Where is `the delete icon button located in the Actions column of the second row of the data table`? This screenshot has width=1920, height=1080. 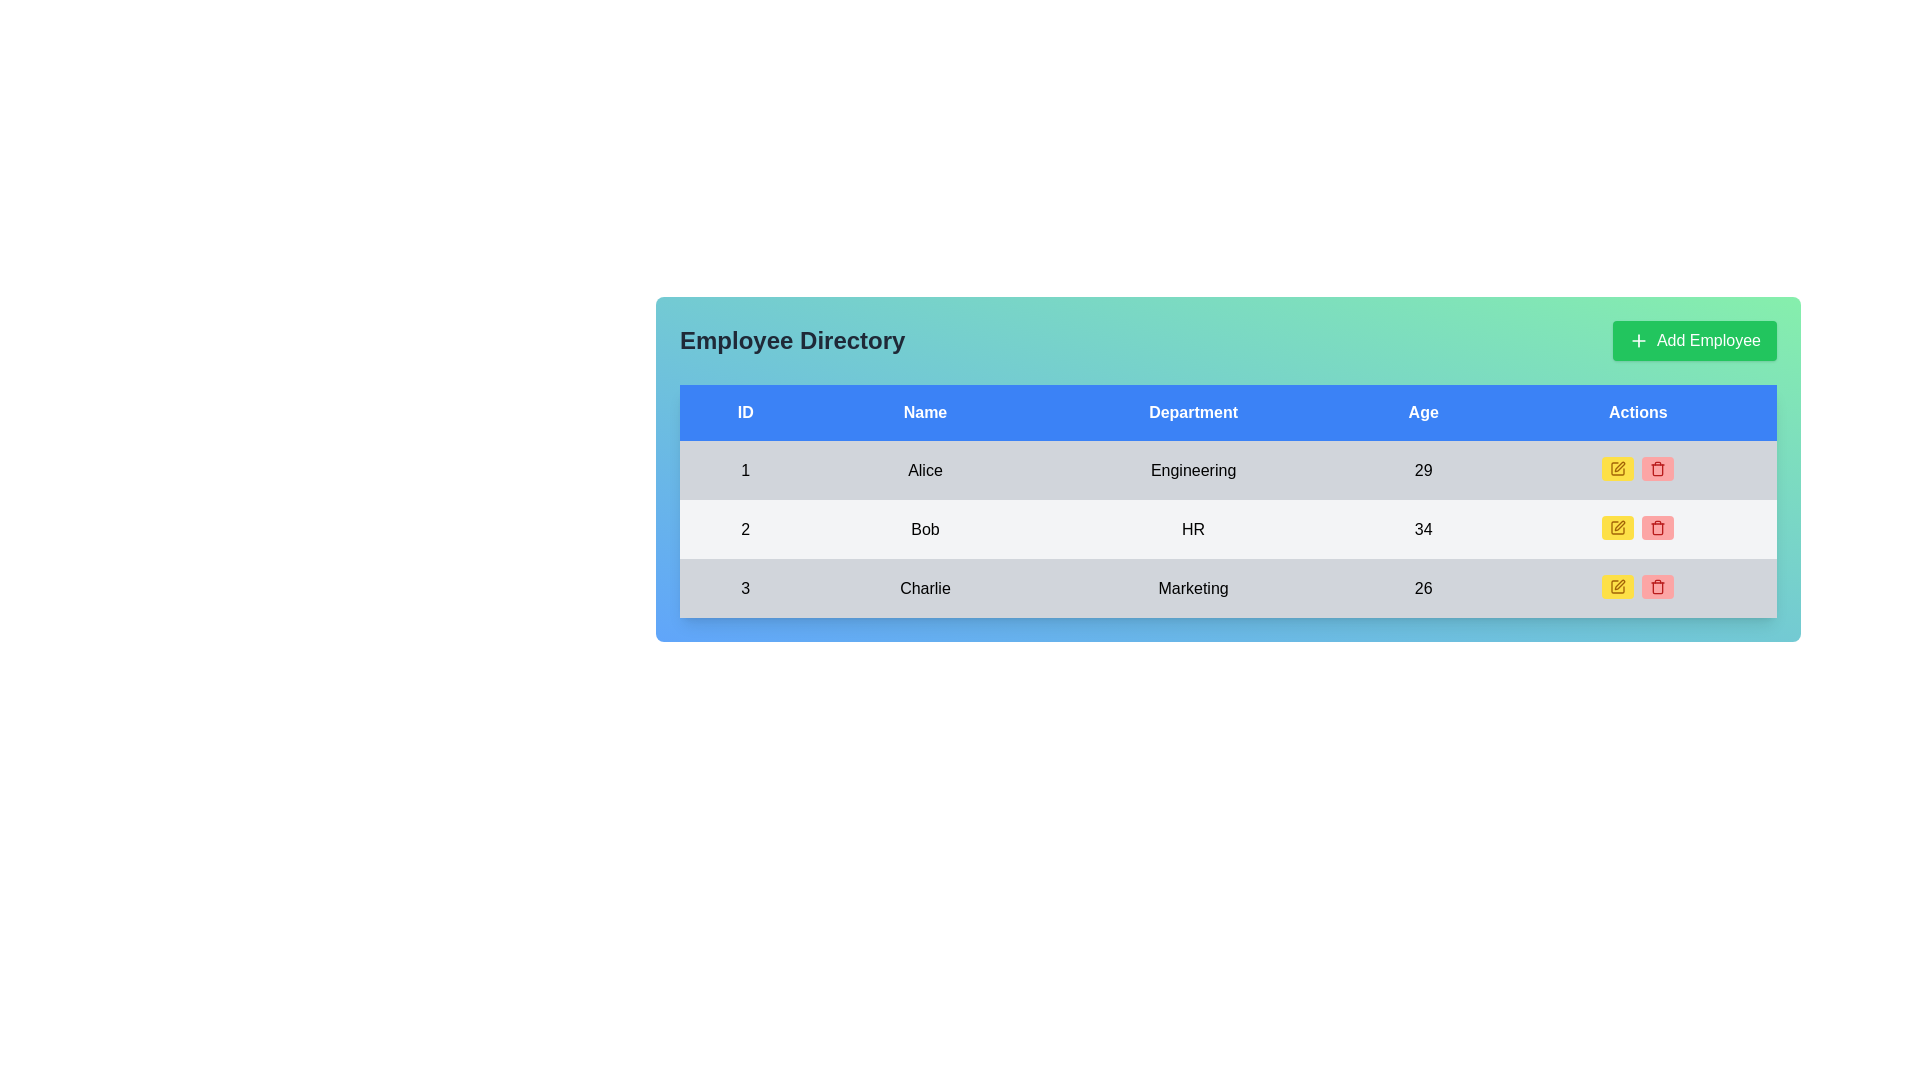
the delete icon button located in the Actions column of the second row of the data table is located at coordinates (1658, 469).